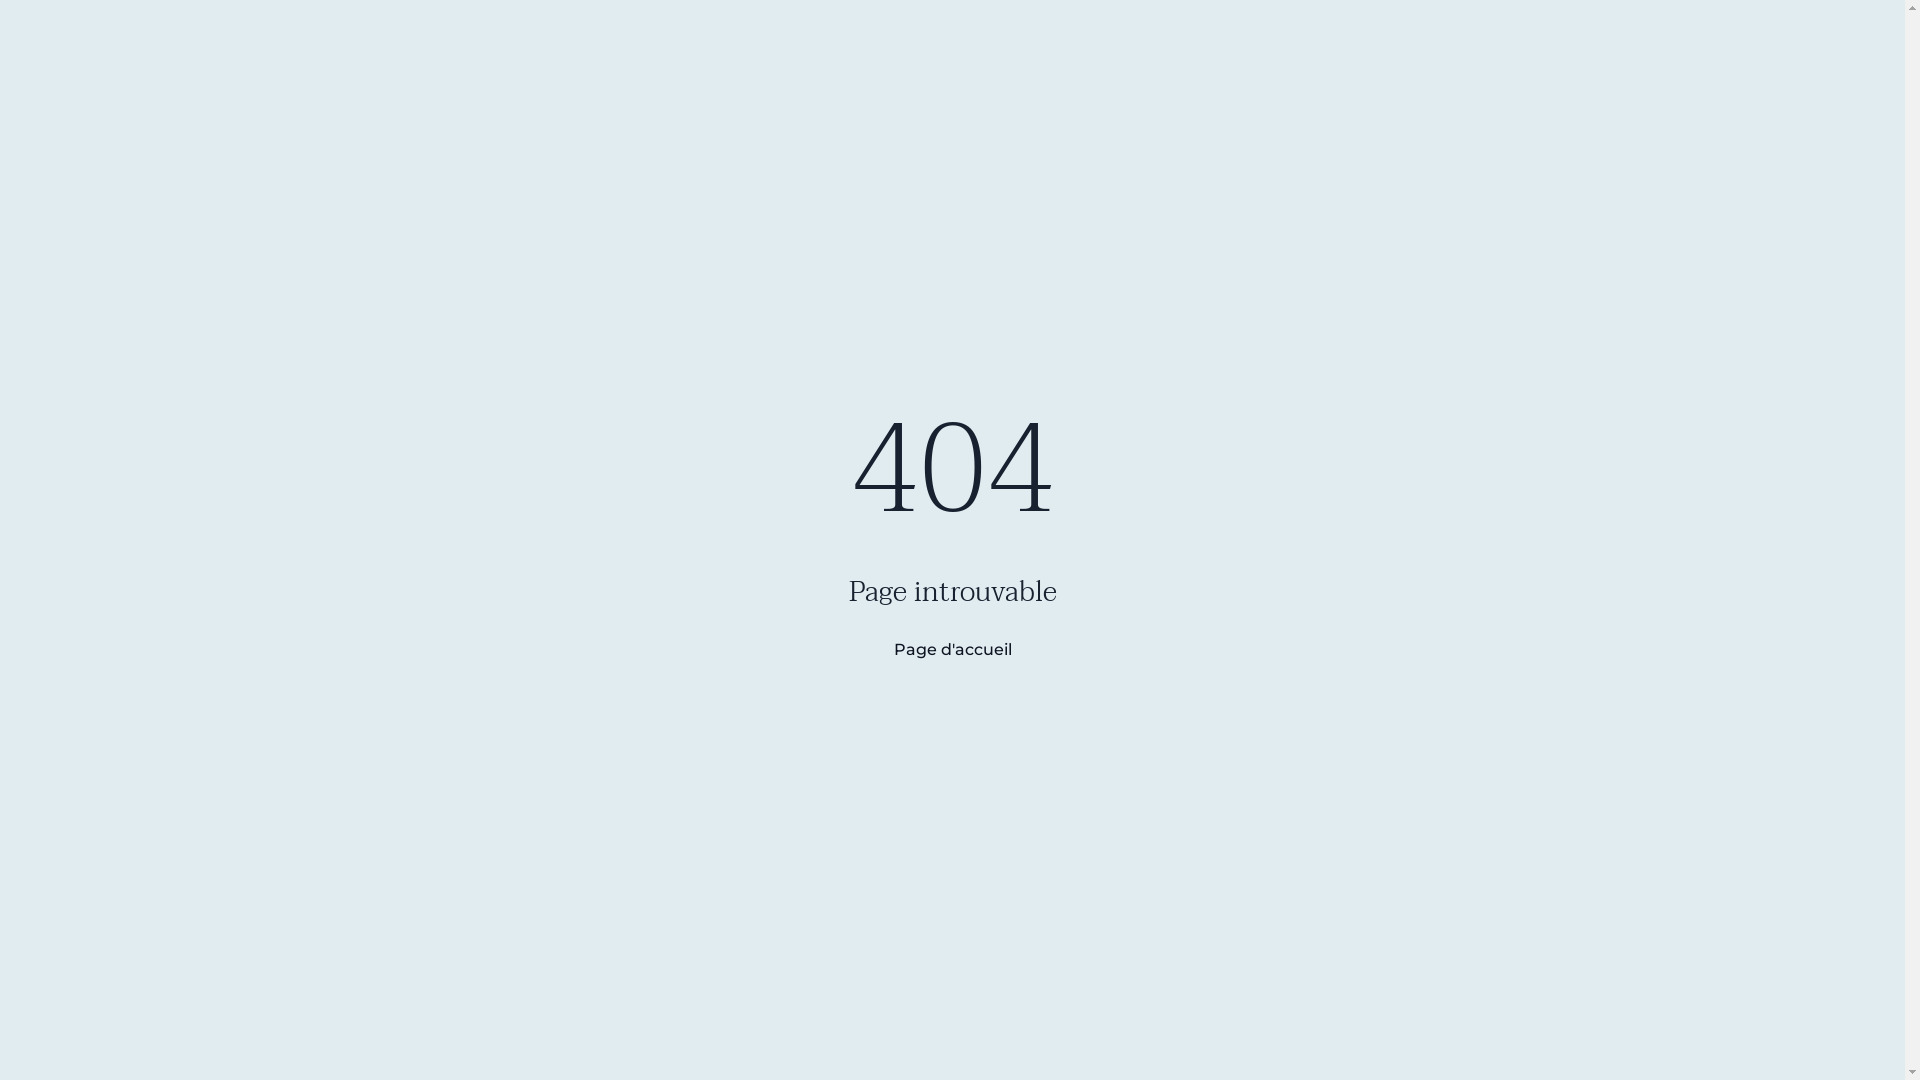 This screenshot has height=1080, width=1920. Describe the element at coordinates (872, 650) in the screenshot. I see `'Page d'accueil'` at that location.